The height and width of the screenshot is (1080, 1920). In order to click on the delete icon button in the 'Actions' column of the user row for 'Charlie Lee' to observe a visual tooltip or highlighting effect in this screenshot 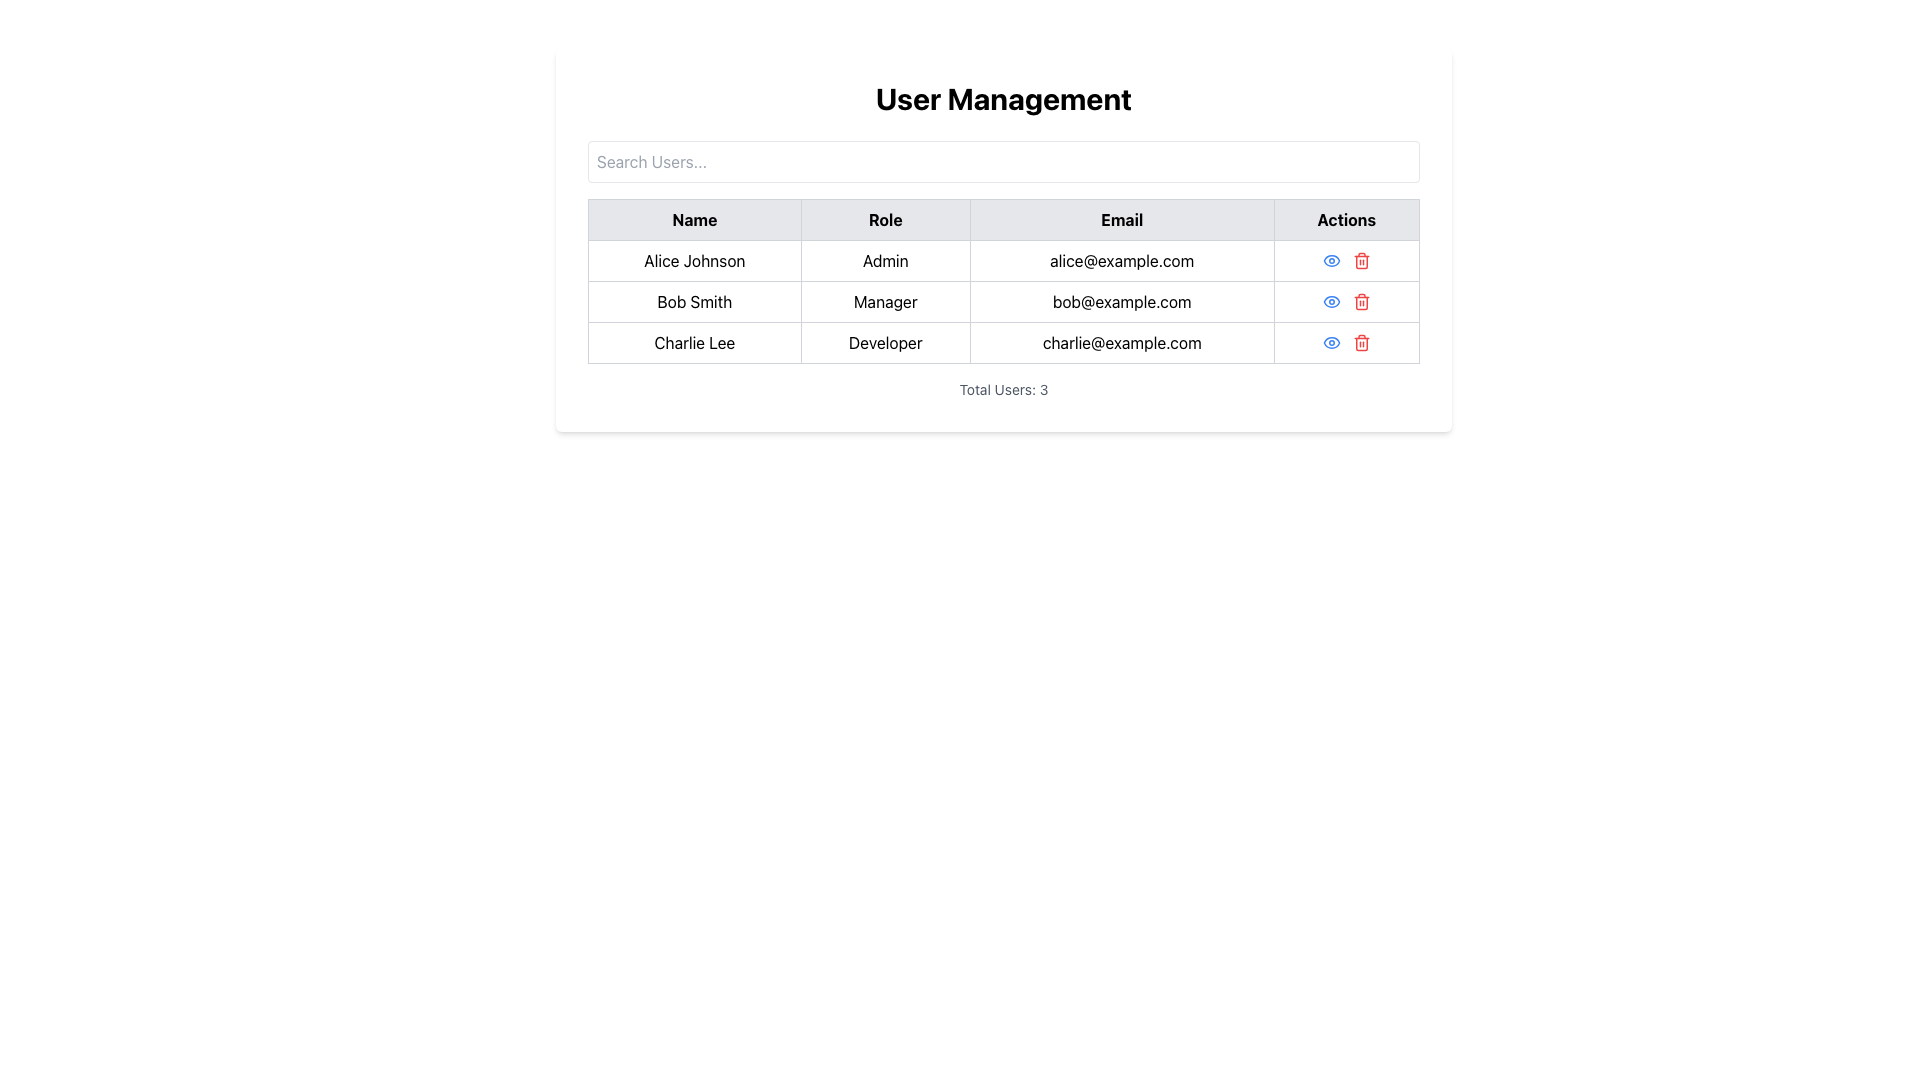, I will do `click(1360, 342)`.